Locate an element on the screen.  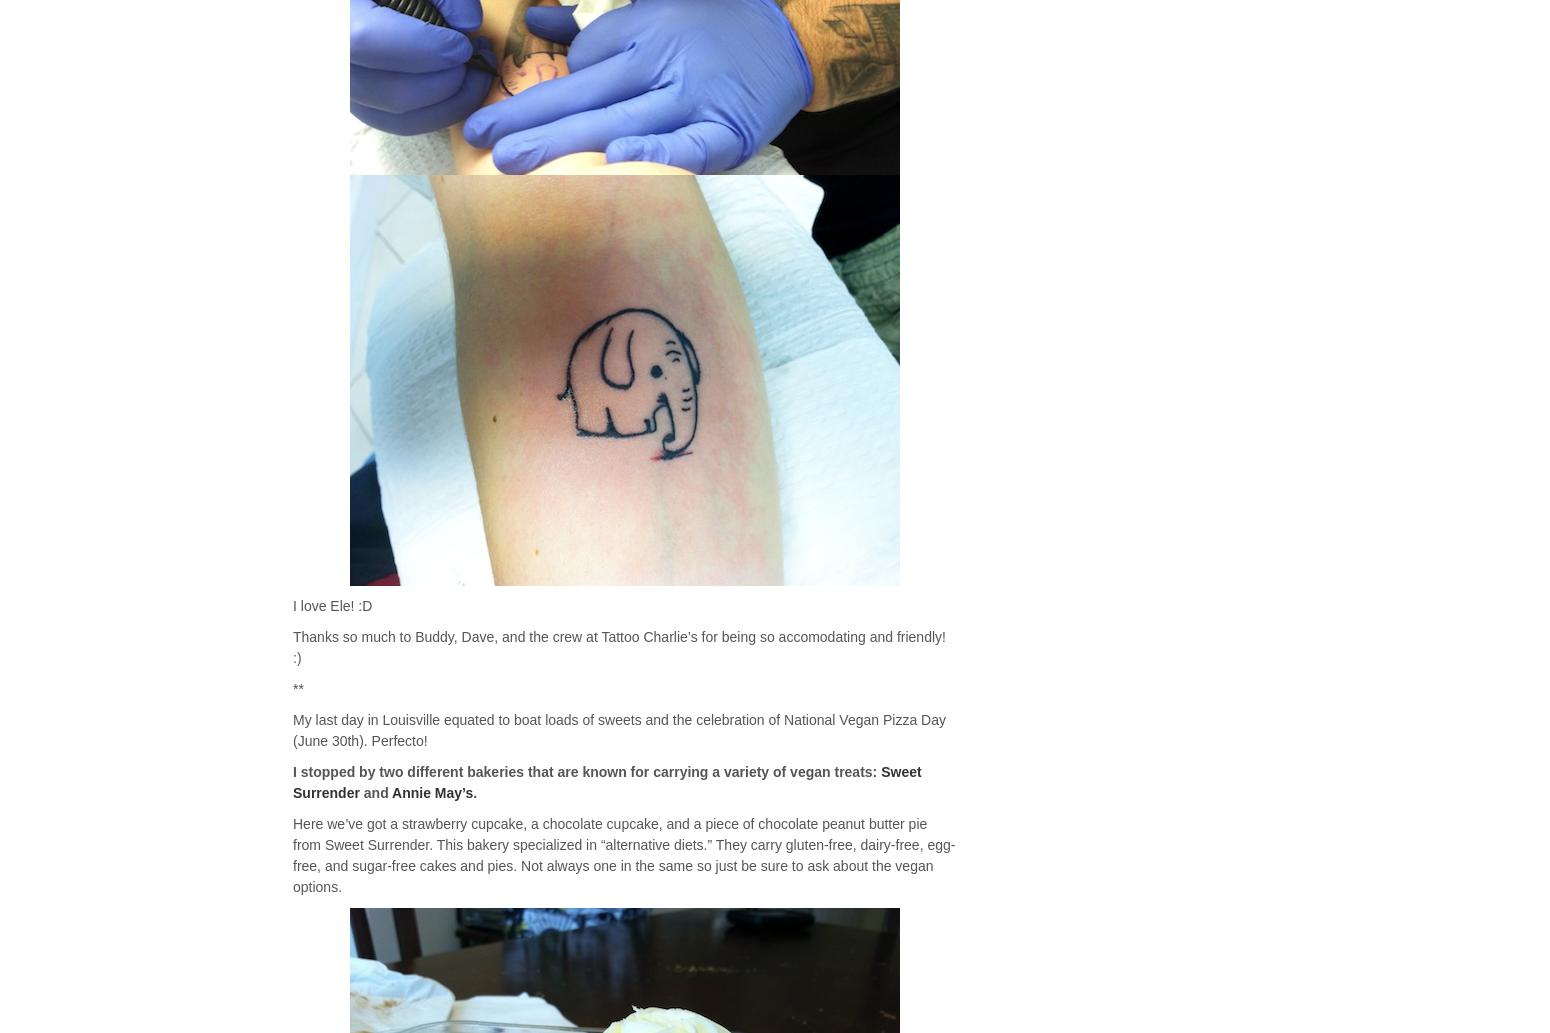
'.' is located at coordinates (474, 793).